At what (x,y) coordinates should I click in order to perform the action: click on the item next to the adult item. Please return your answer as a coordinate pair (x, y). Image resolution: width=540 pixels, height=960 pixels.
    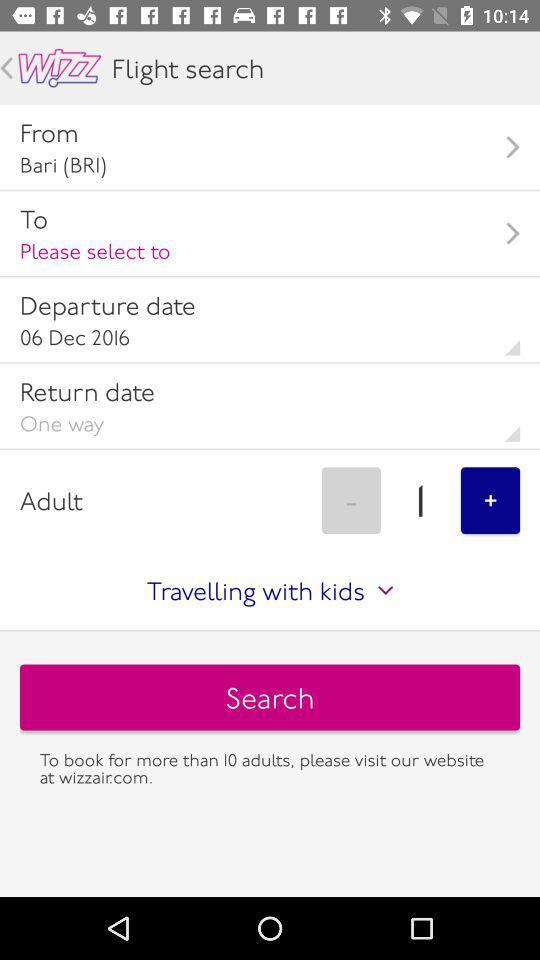
    Looking at the image, I should click on (350, 499).